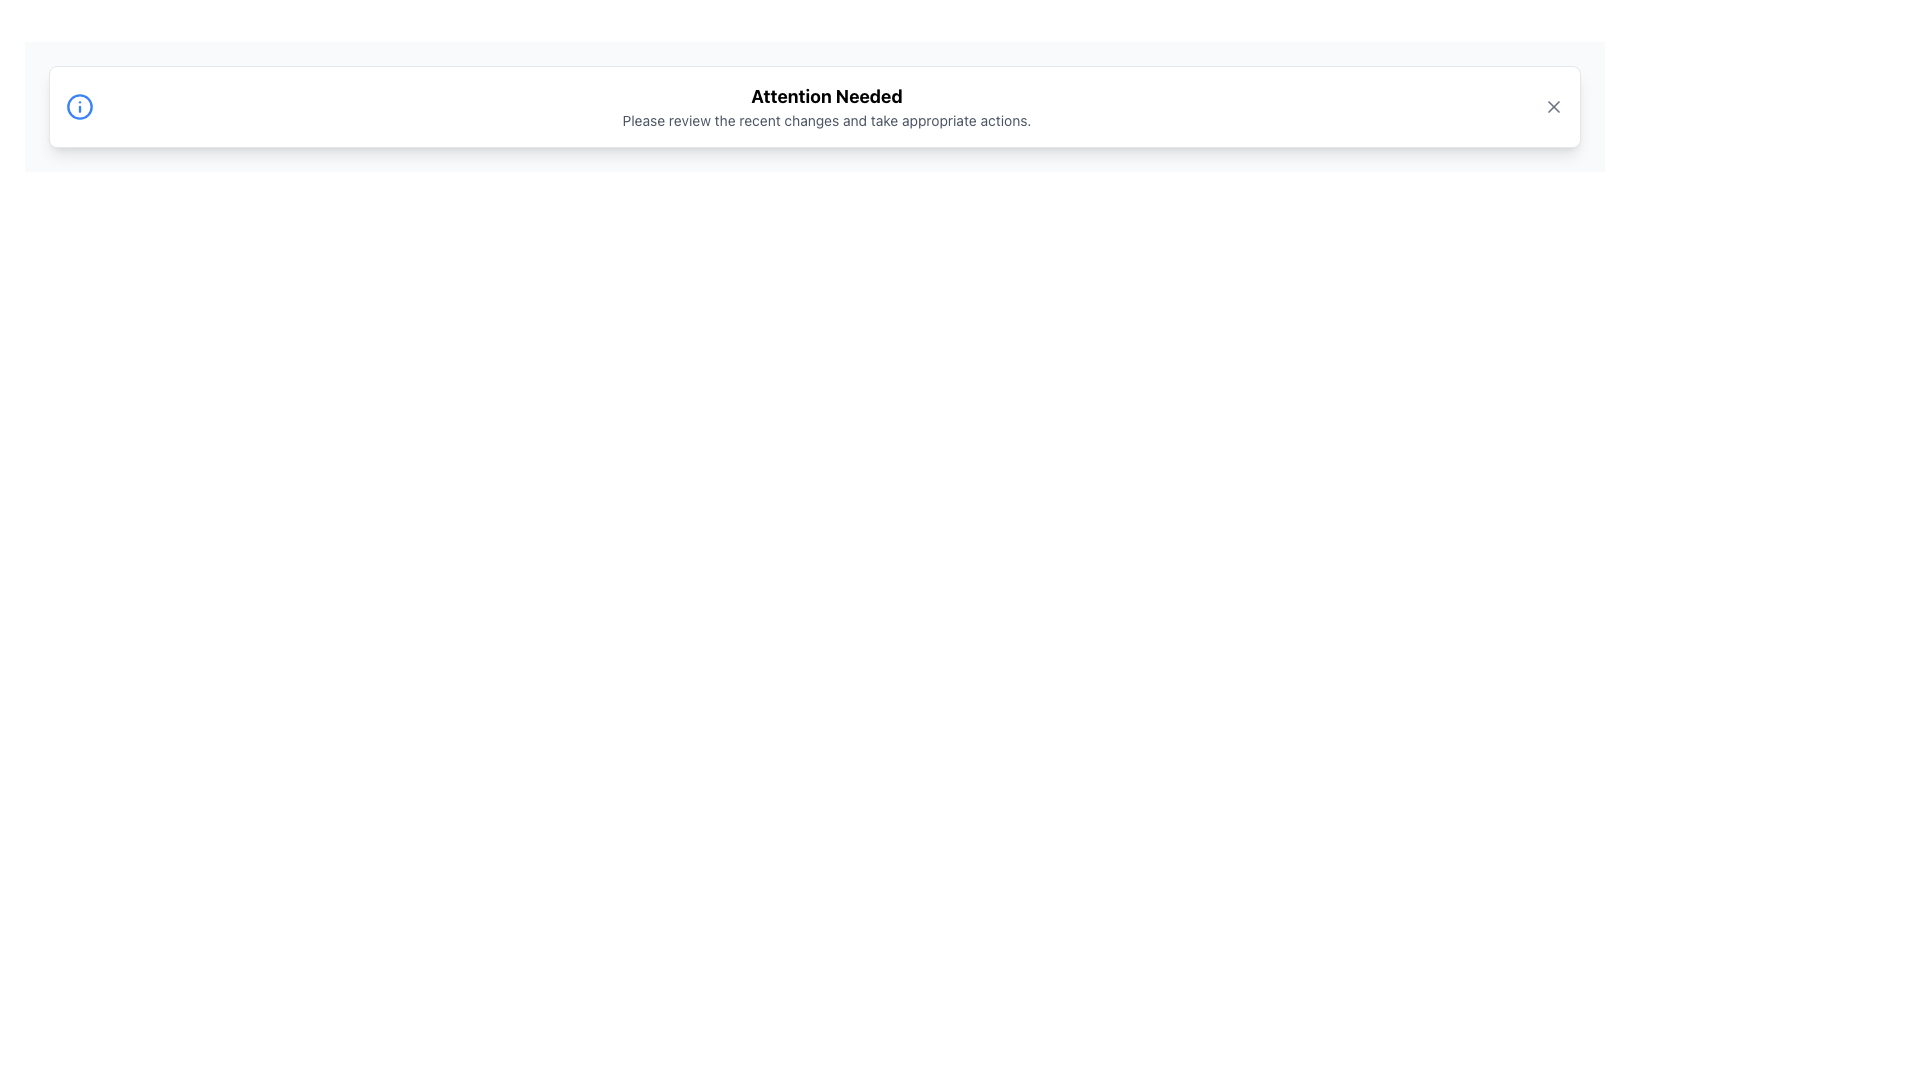 The width and height of the screenshot is (1920, 1080). What do you see at coordinates (826, 120) in the screenshot?
I see `the text label that reads 'Please review the recent changes and take appropriate actions.', which is positioned below the heading 'Attention Needed'` at bounding box center [826, 120].